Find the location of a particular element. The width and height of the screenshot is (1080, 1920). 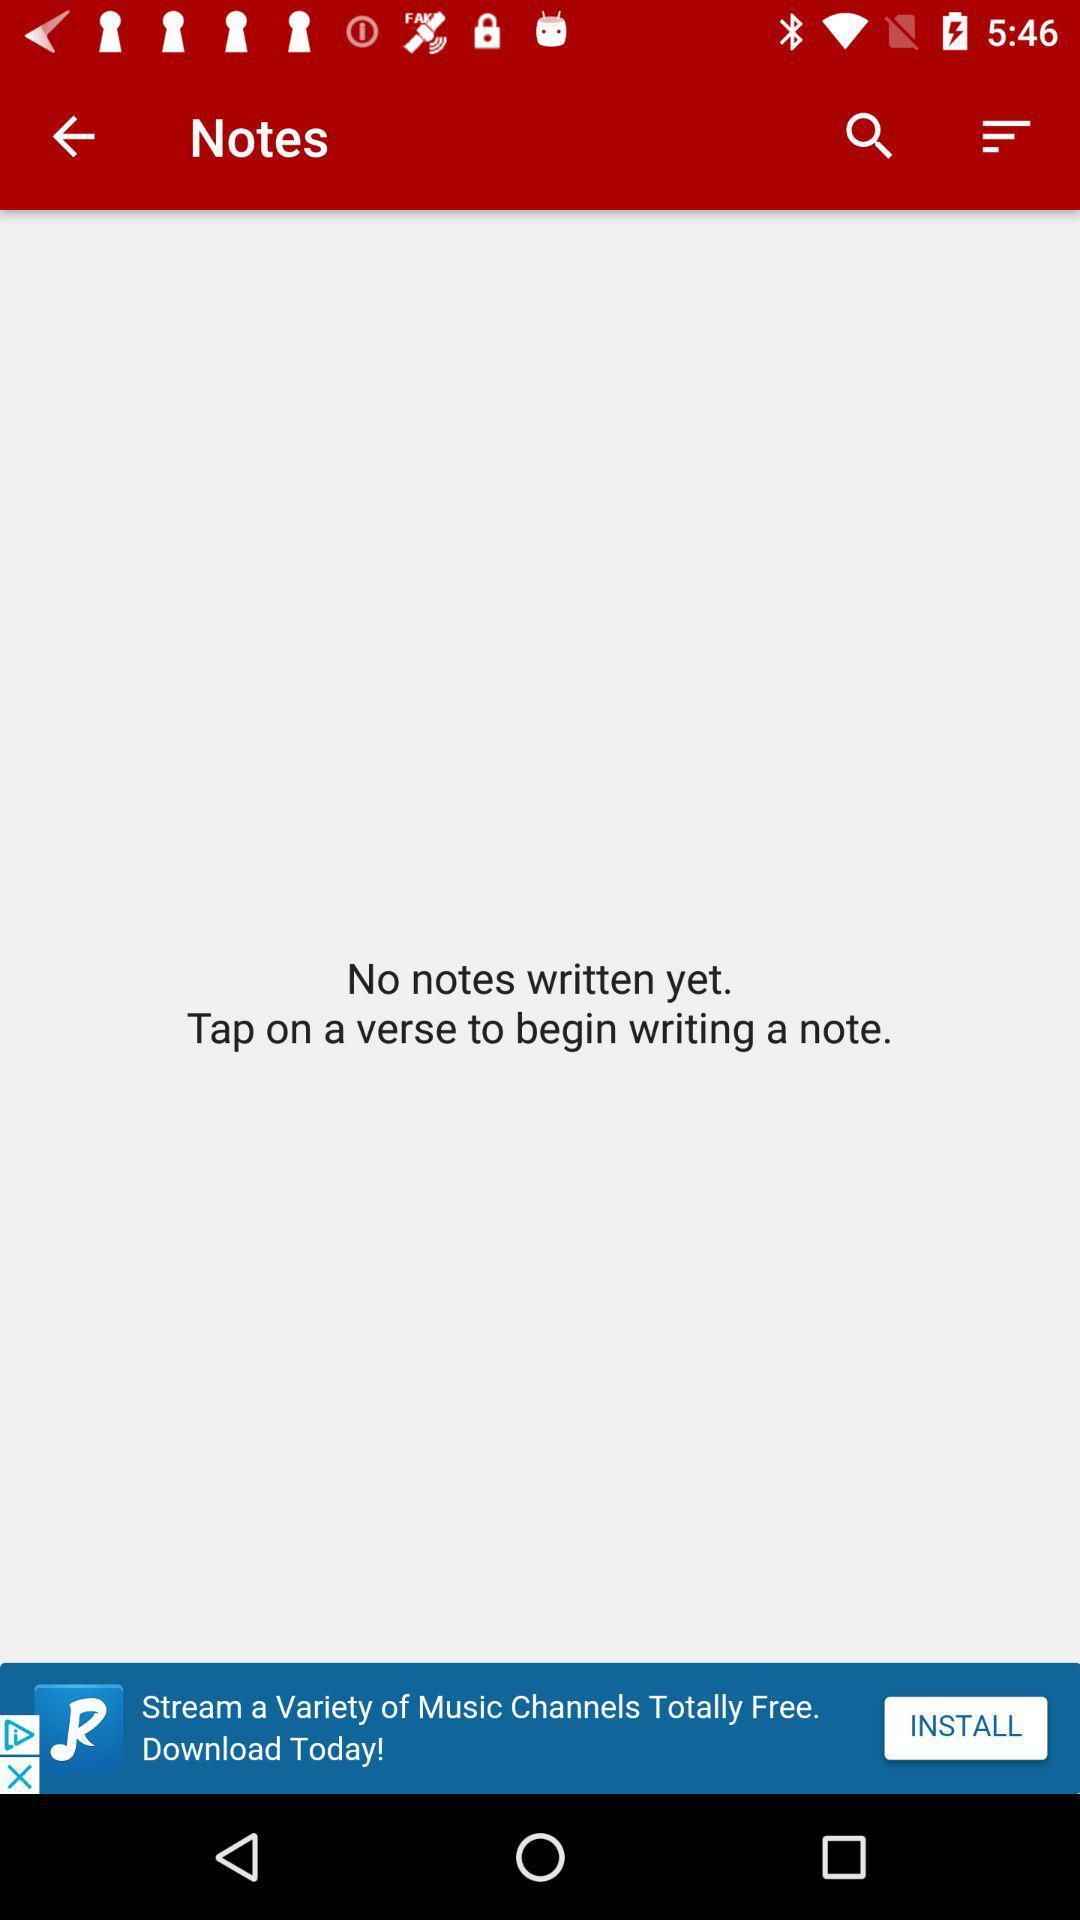

advertisement is located at coordinates (540, 1727).